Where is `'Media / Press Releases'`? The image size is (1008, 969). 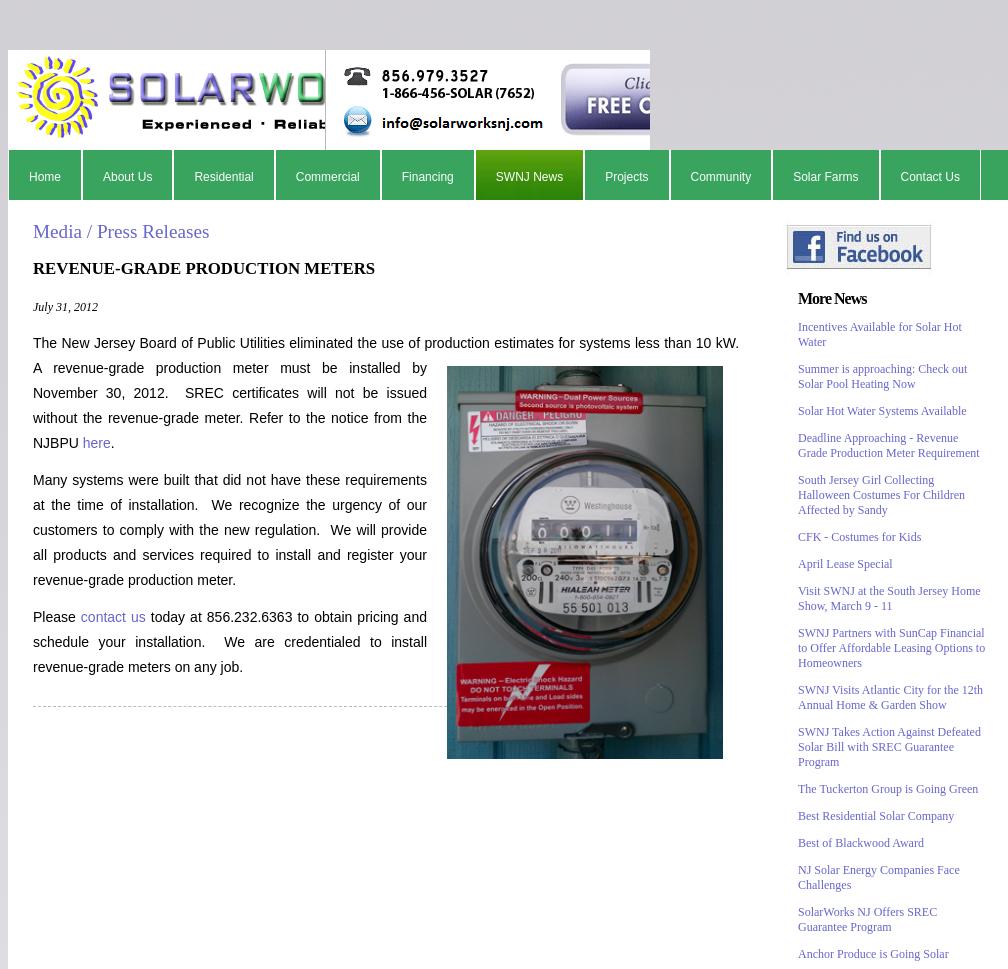 'Media / Press Releases' is located at coordinates (120, 230).